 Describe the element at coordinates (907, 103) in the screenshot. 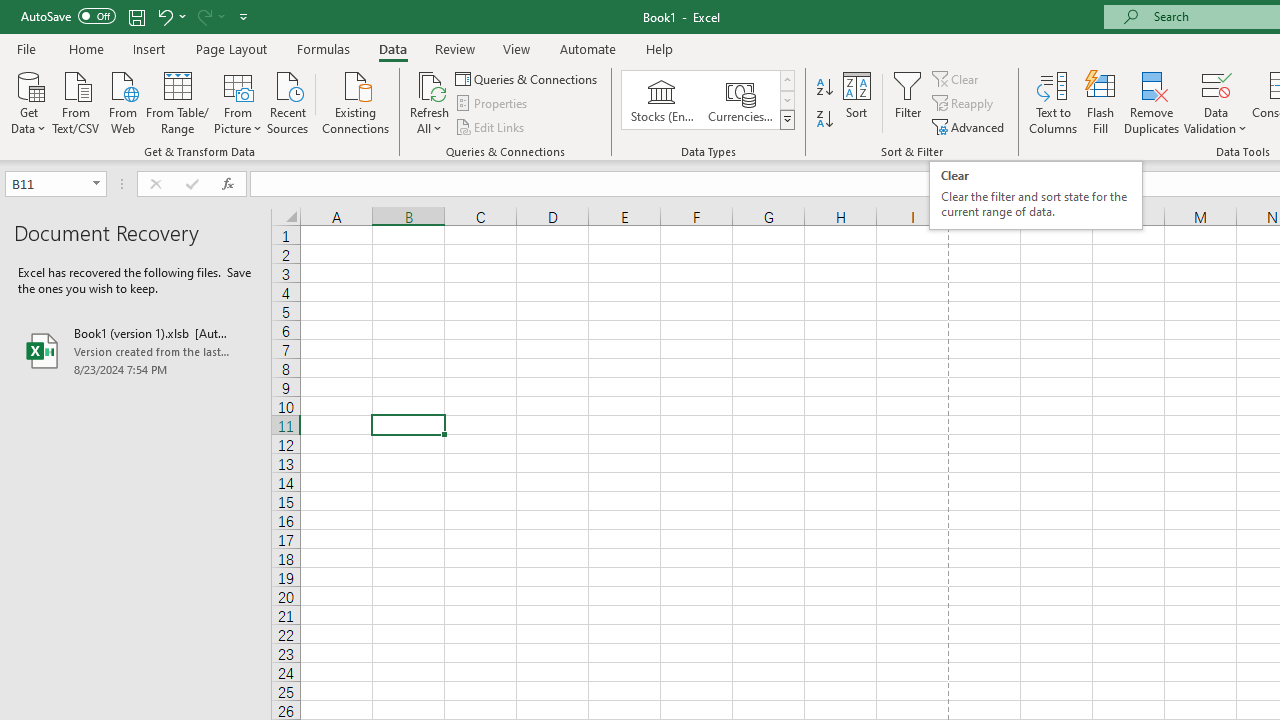

I see `'Filter'` at that location.